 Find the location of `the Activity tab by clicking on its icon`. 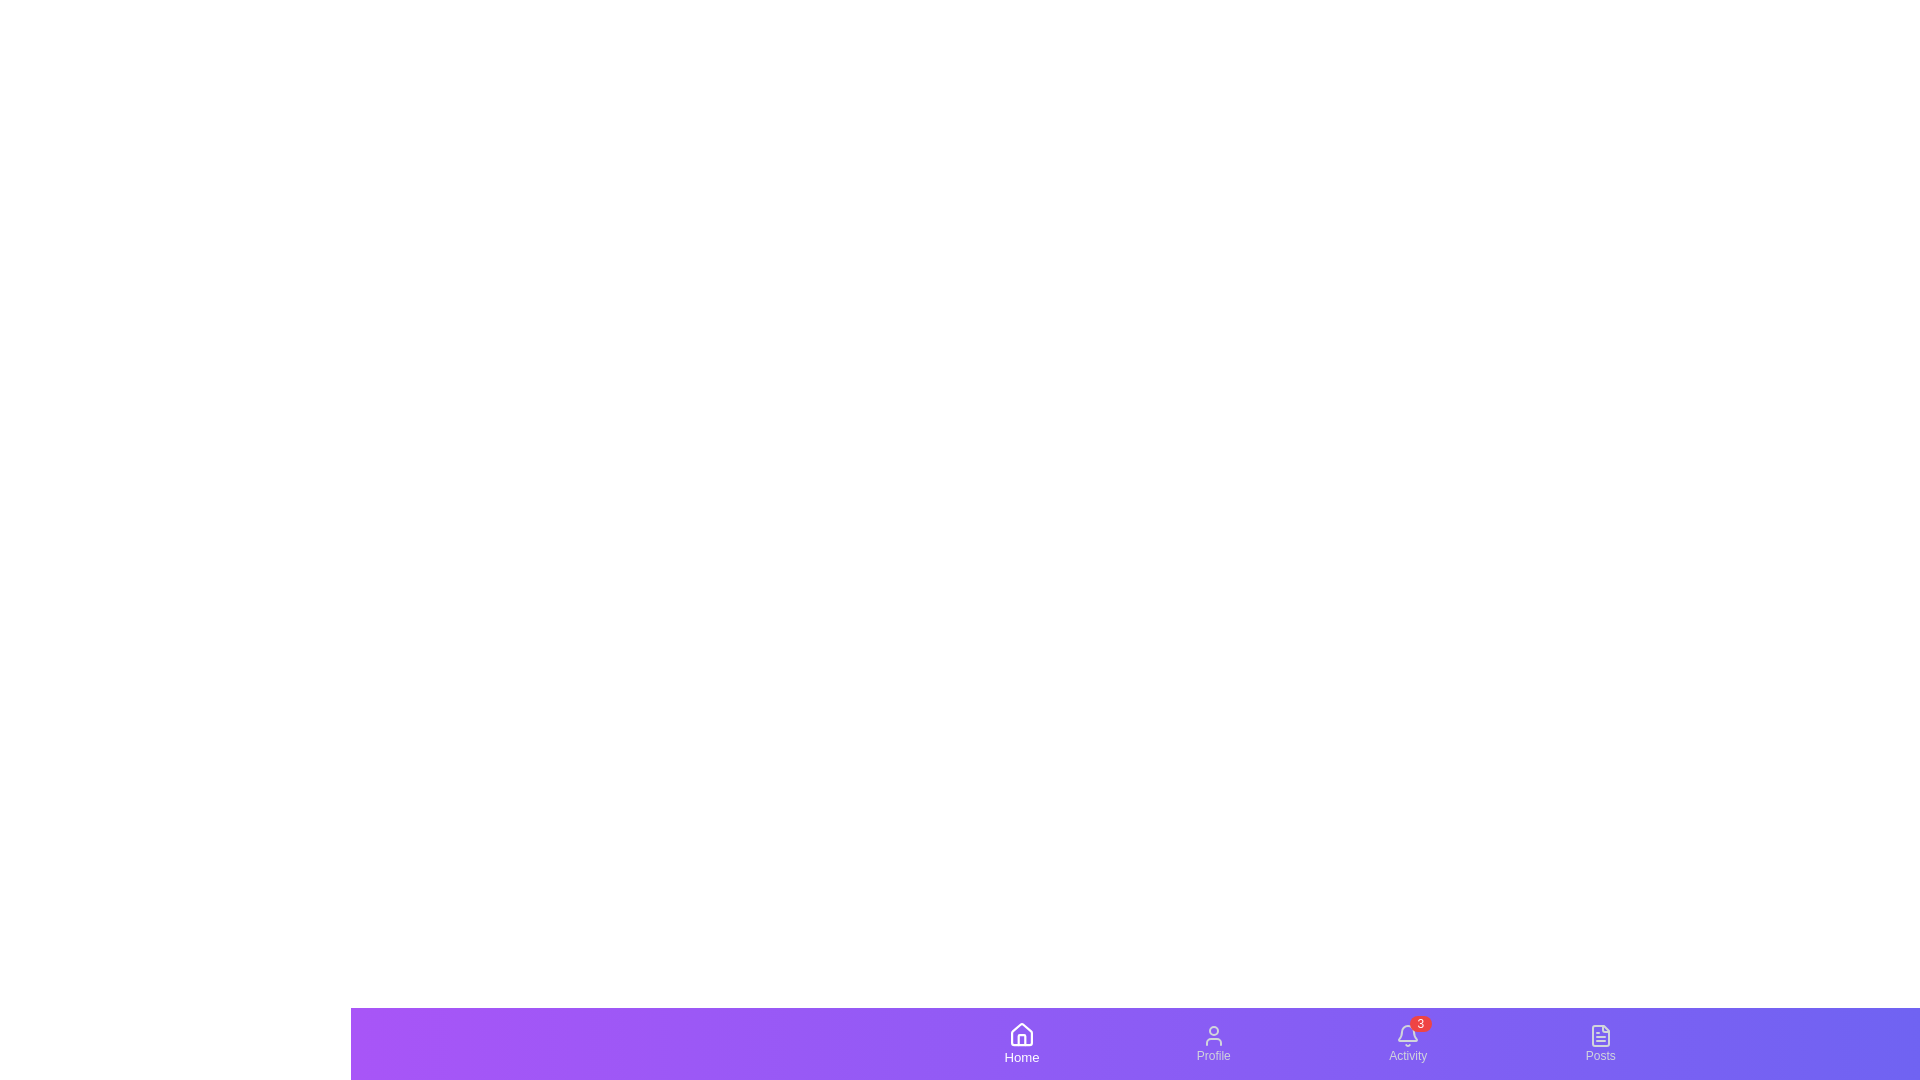

the Activity tab by clicking on its icon is located at coordinates (1406, 1043).